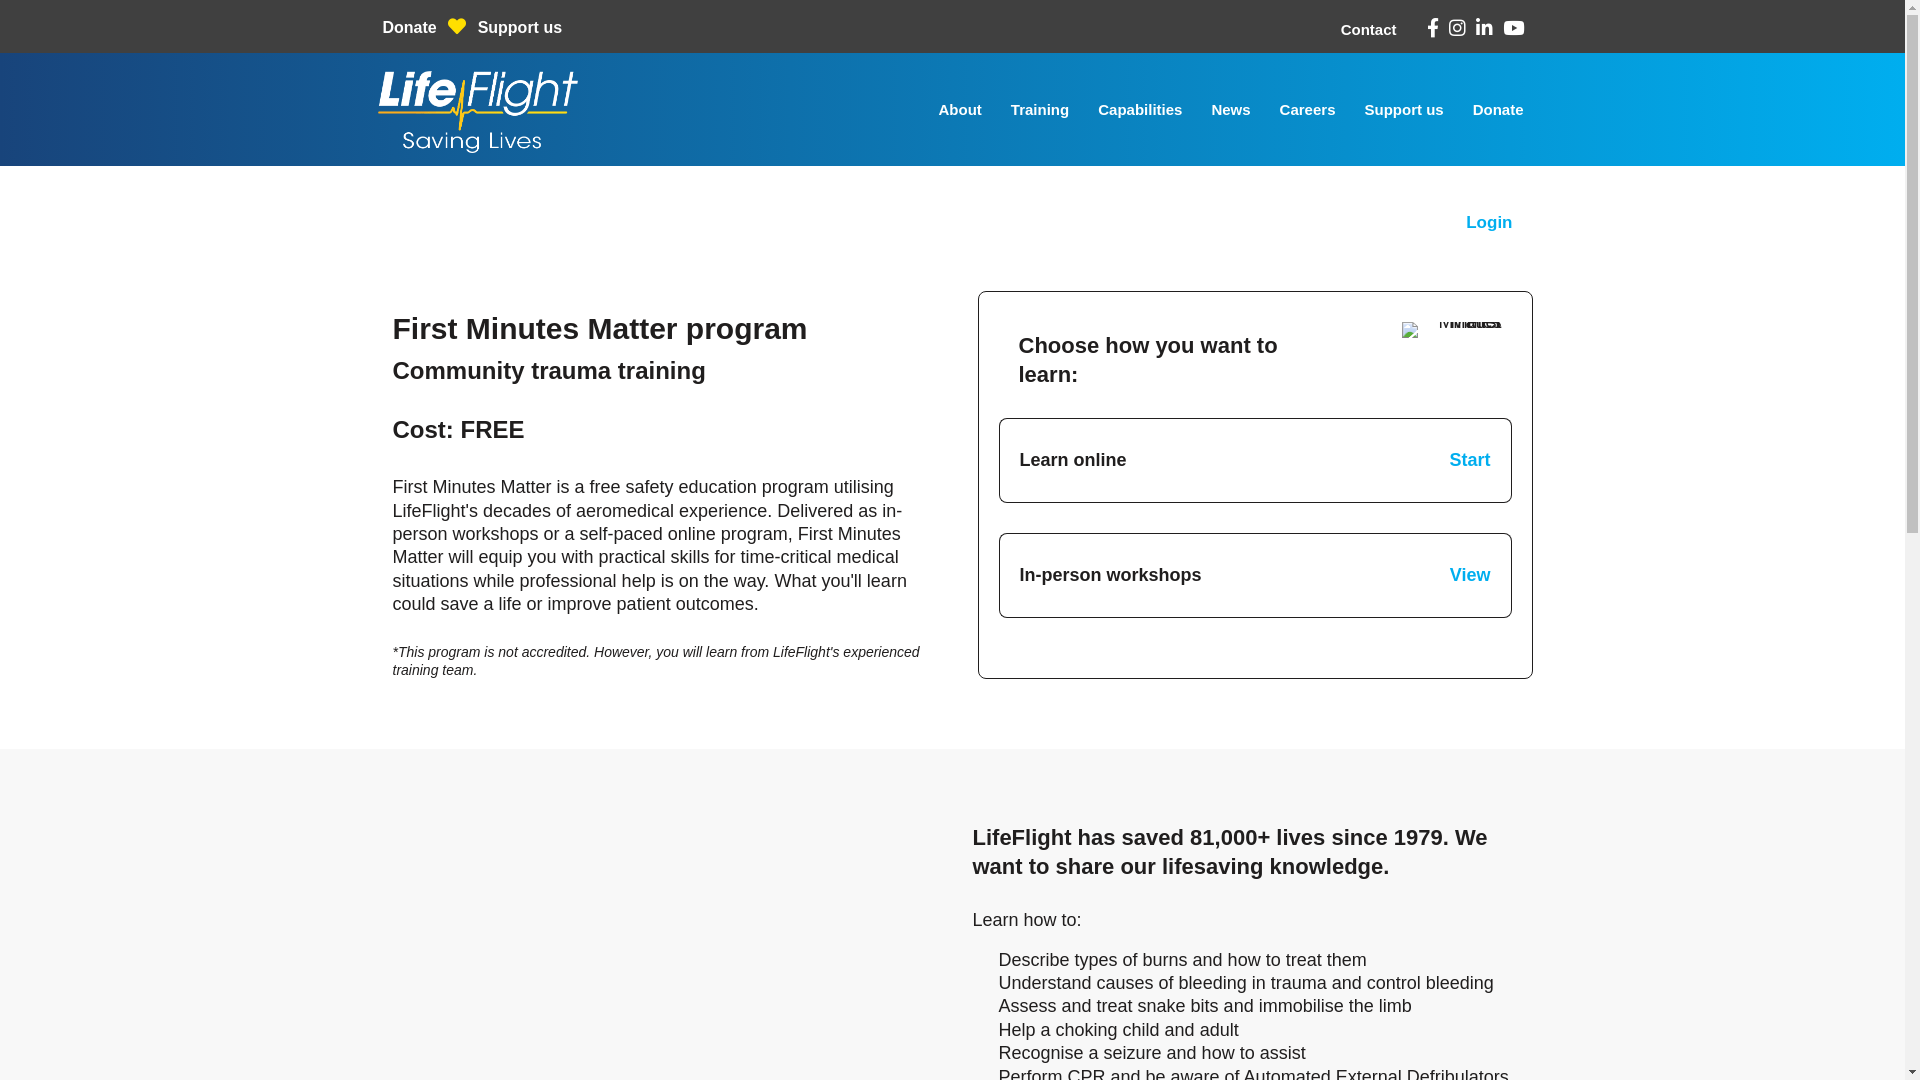 The height and width of the screenshot is (1080, 1920). What do you see at coordinates (1488, 222) in the screenshot?
I see `'Login'` at bounding box center [1488, 222].